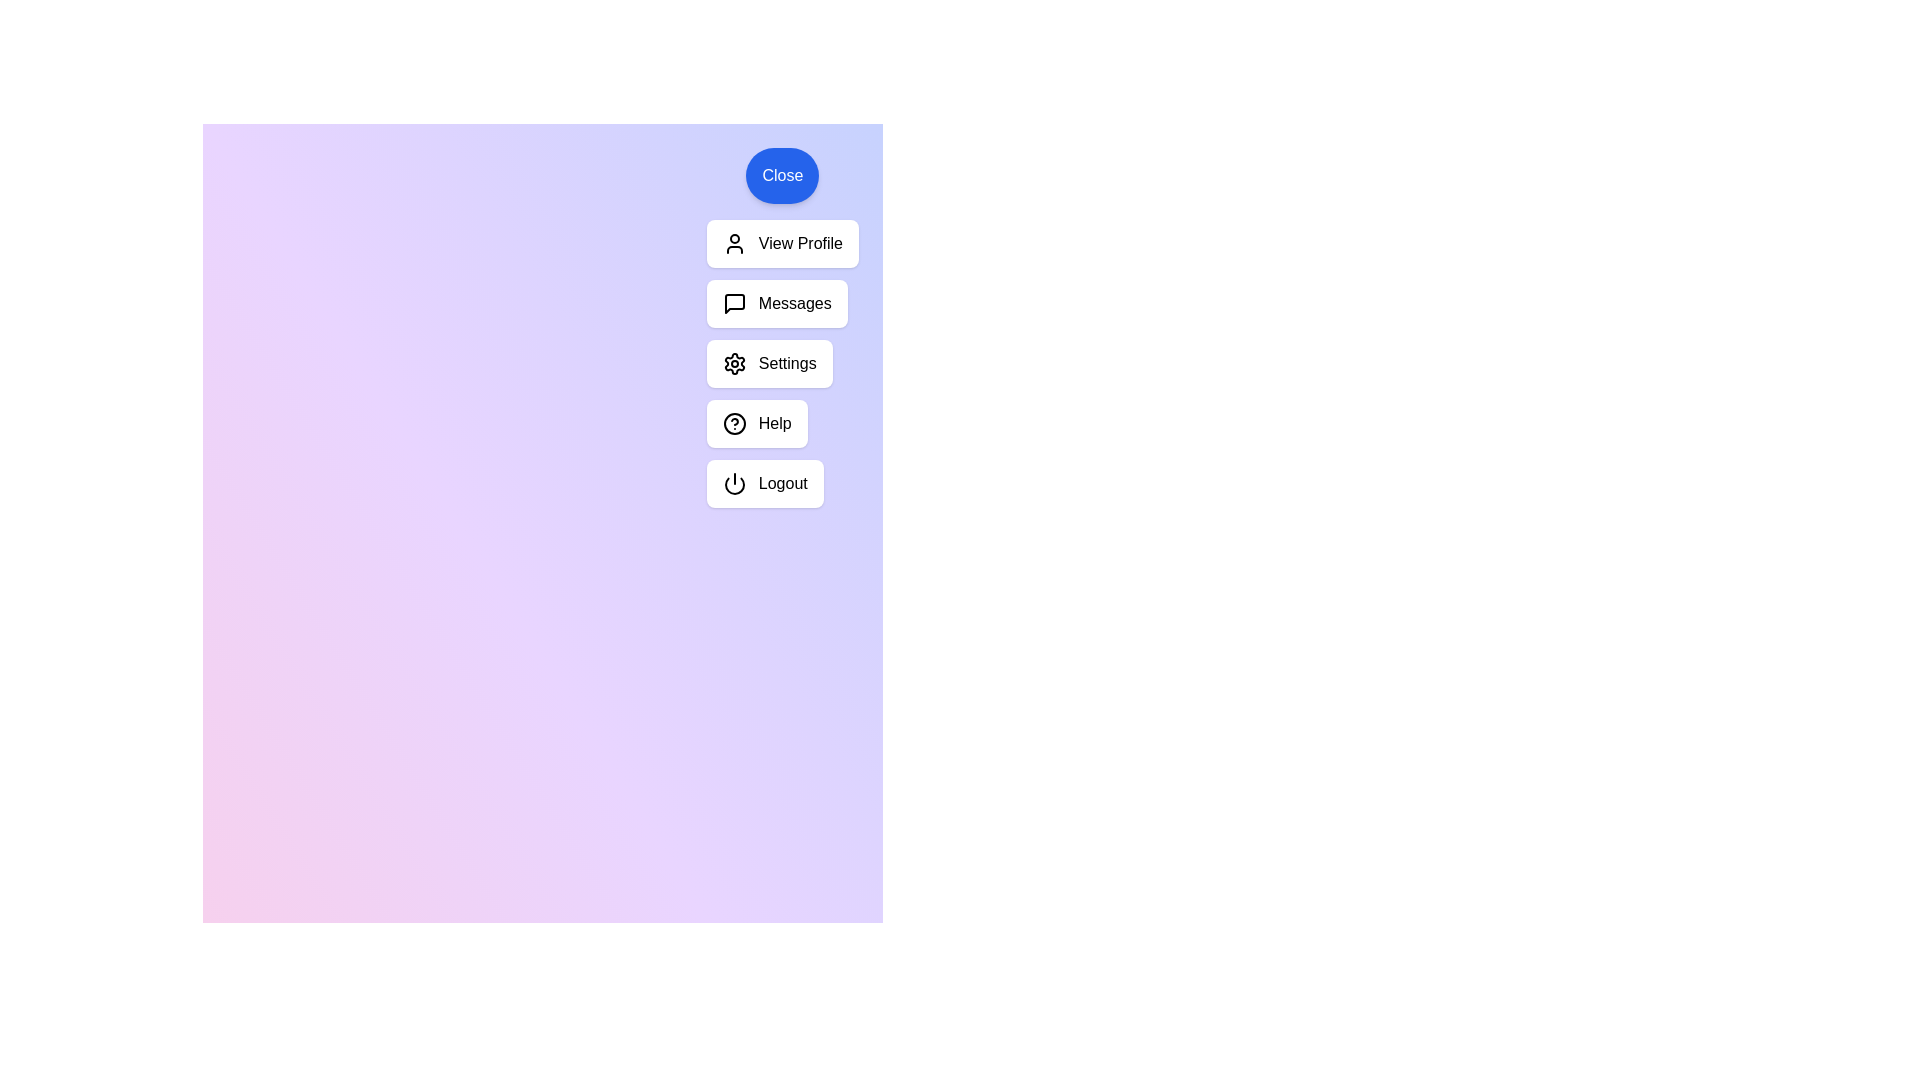  What do you see at coordinates (768, 363) in the screenshot?
I see `the 'Settings' button` at bounding box center [768, 363].